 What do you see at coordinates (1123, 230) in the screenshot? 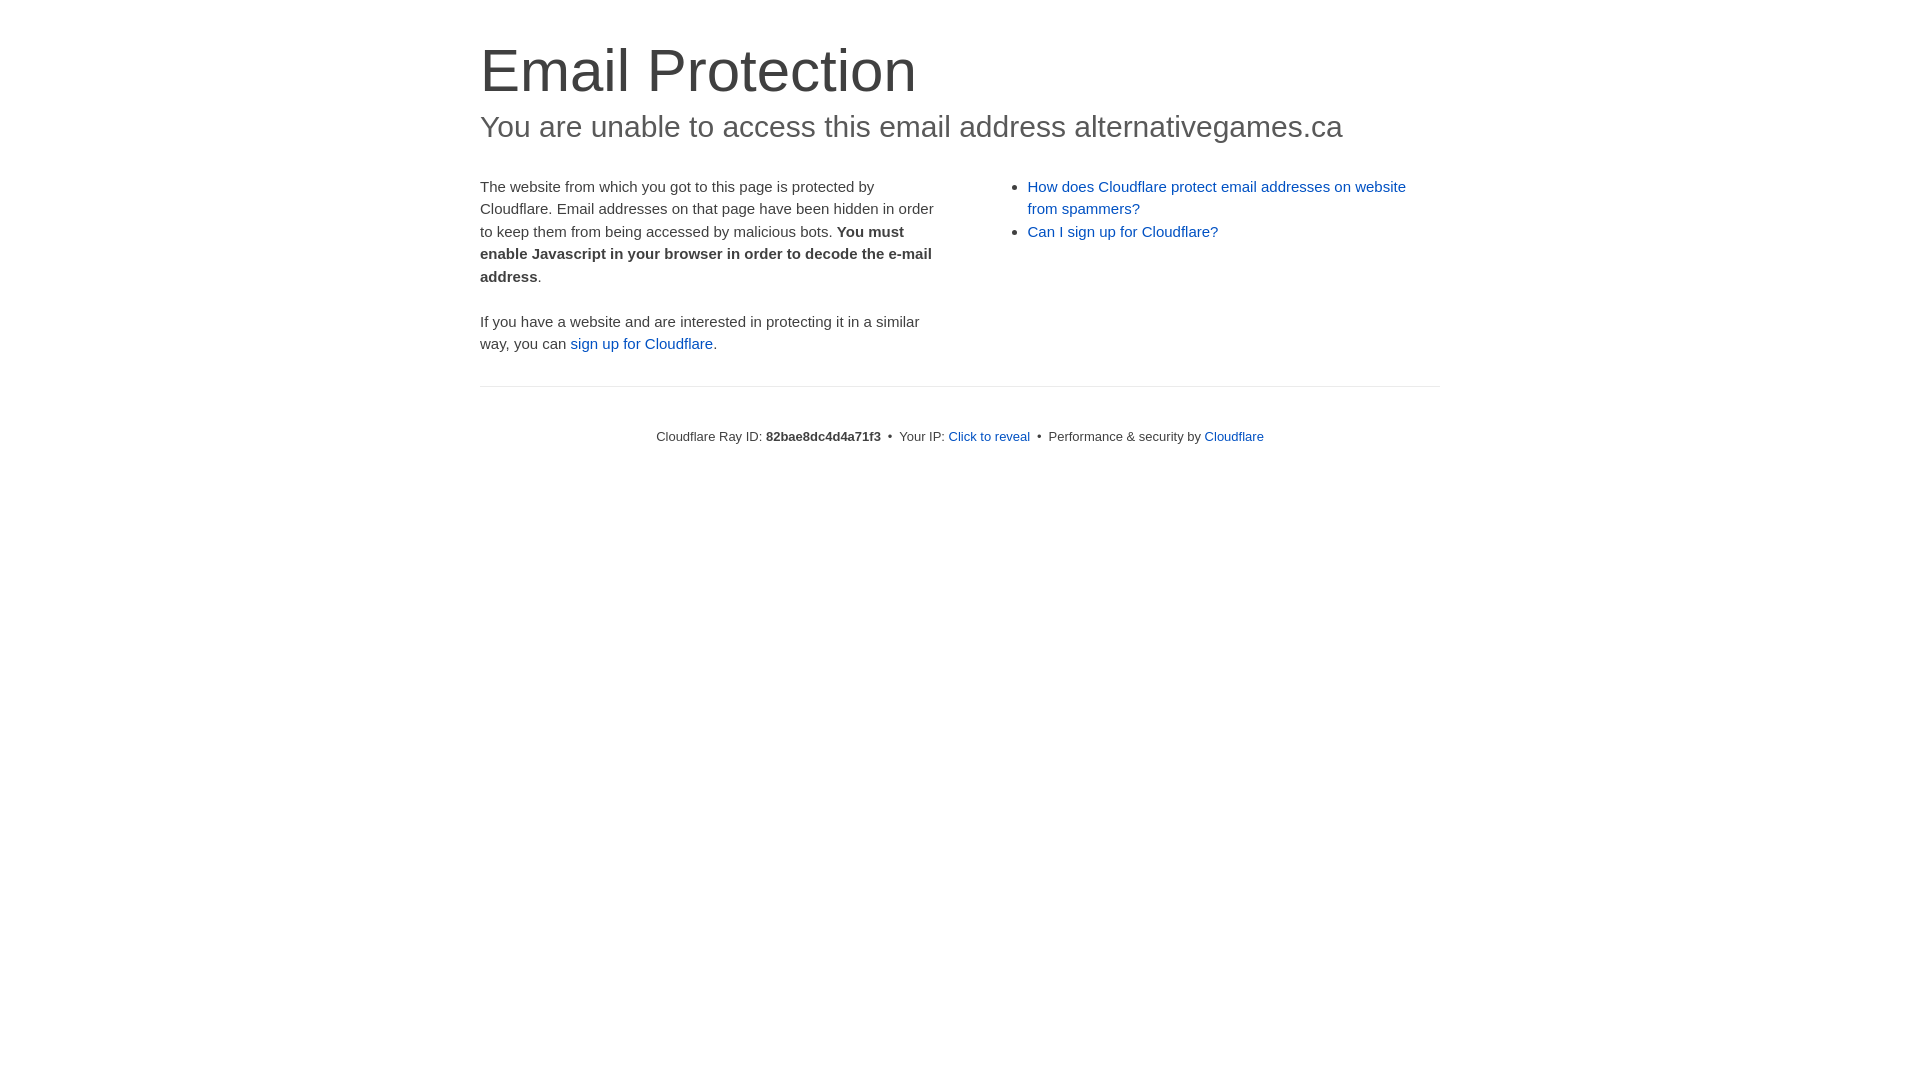
I see `'Can I sign up for Cloudflare?'` at bounding box center [1123, 230].